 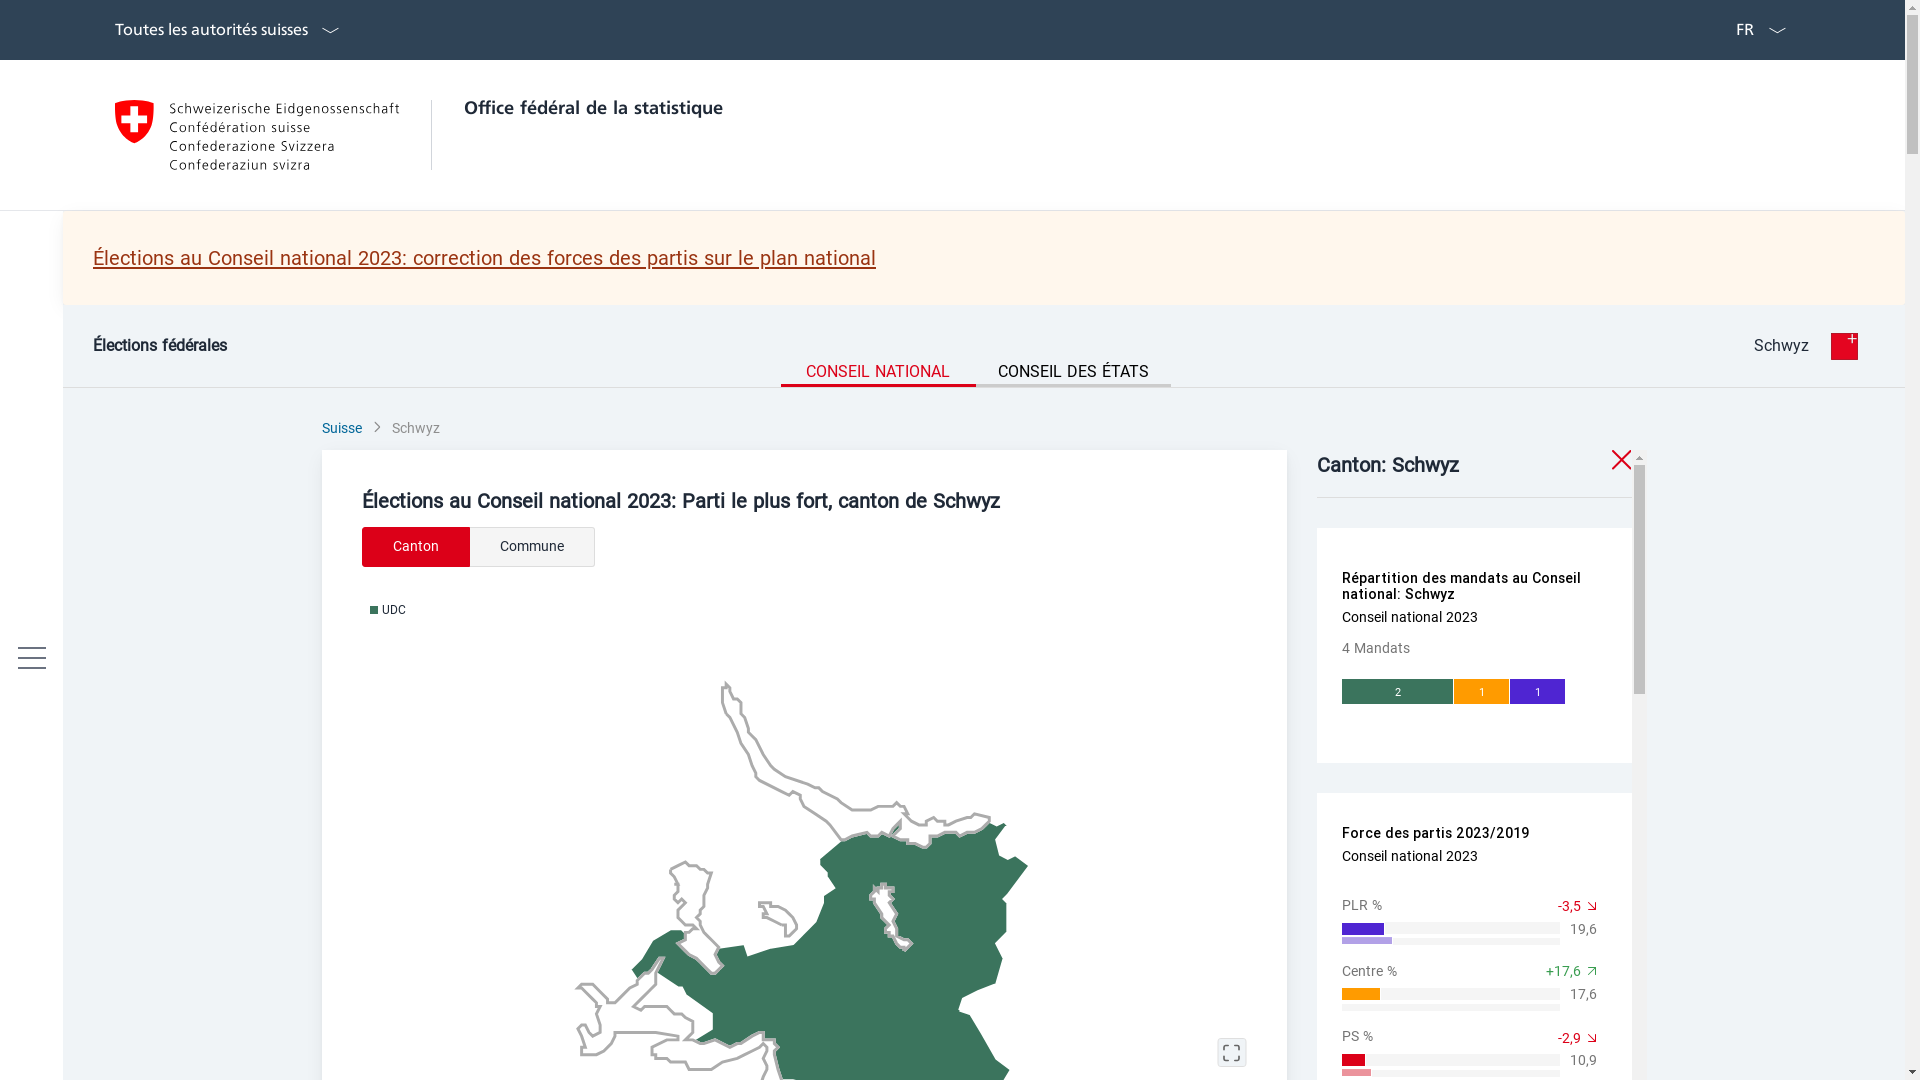 I want to click on 'Suisse', so click(x=341, y=427).